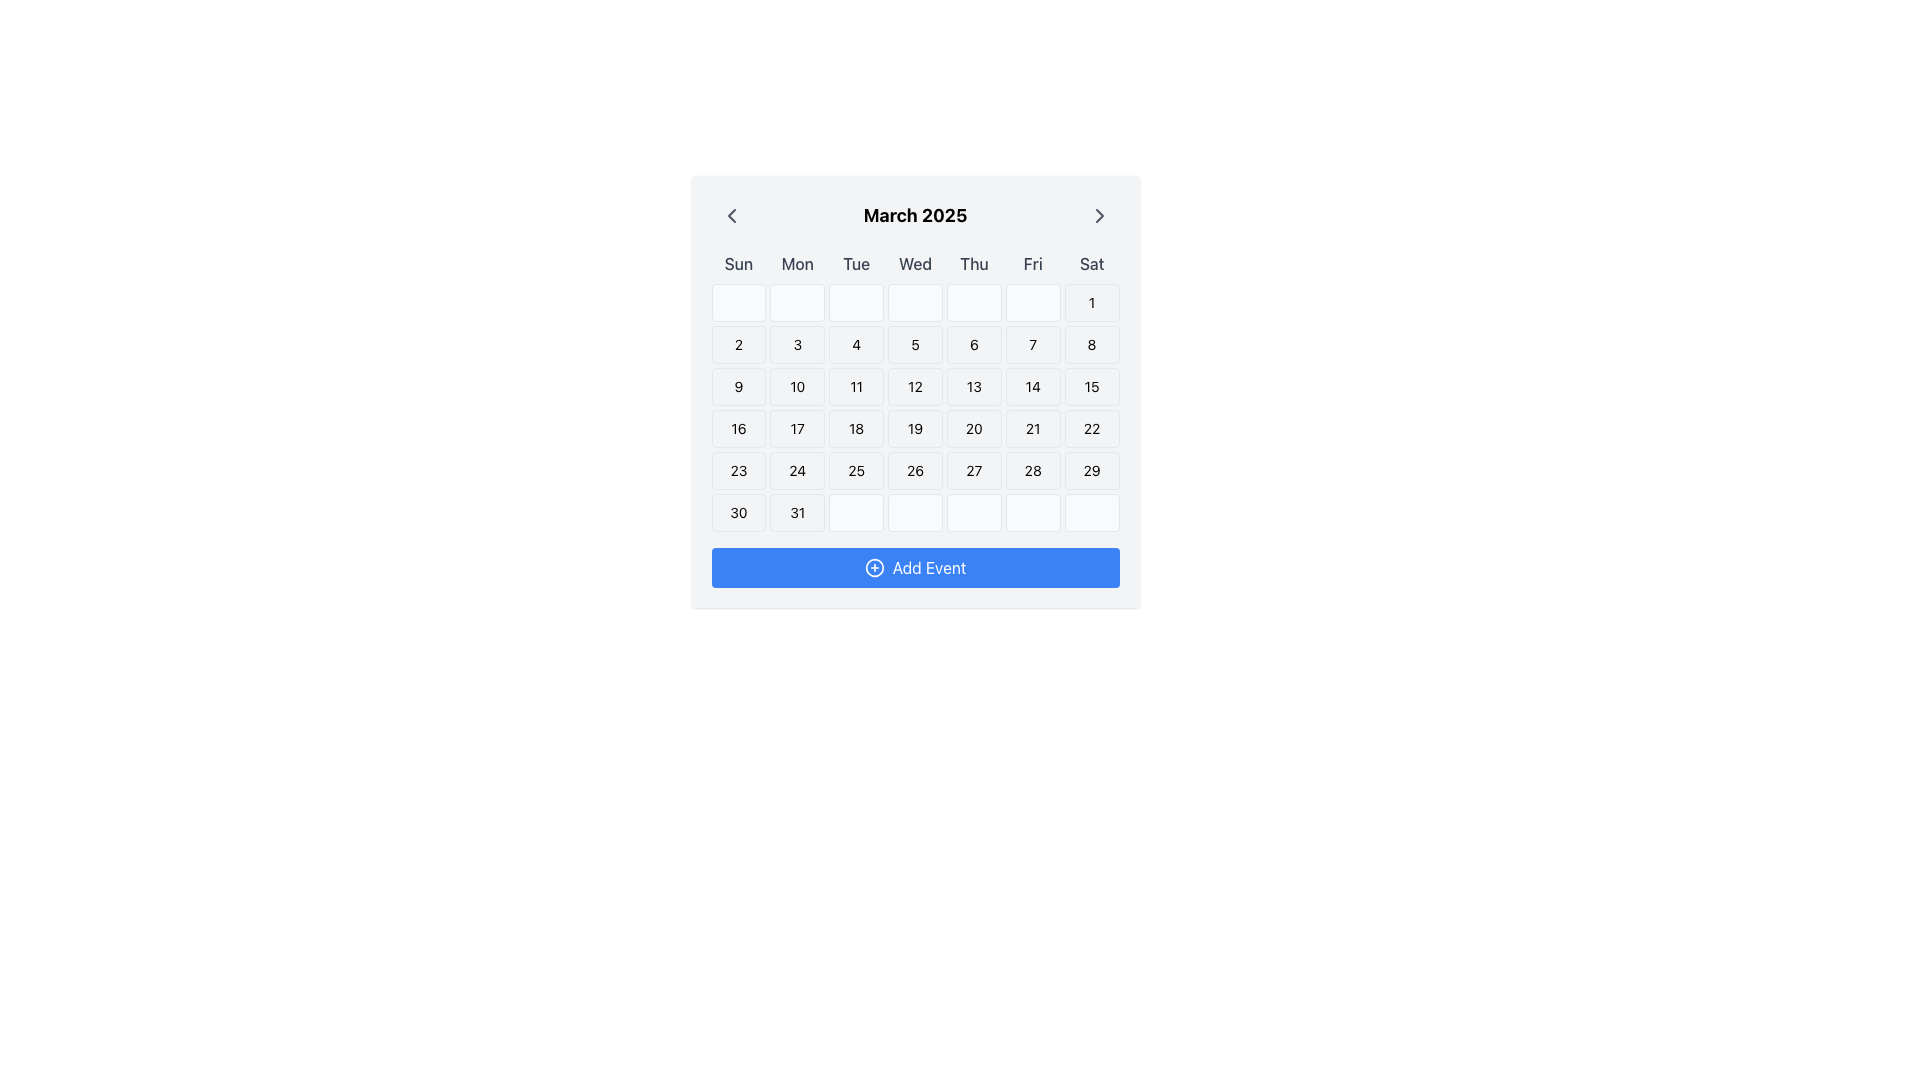 The image size is (1920, 1080). I want to click on the calendar day cell displaying the number '21', located in the 4th row and 7th column of the calendar grid for March 2025, so click(1033, 427).